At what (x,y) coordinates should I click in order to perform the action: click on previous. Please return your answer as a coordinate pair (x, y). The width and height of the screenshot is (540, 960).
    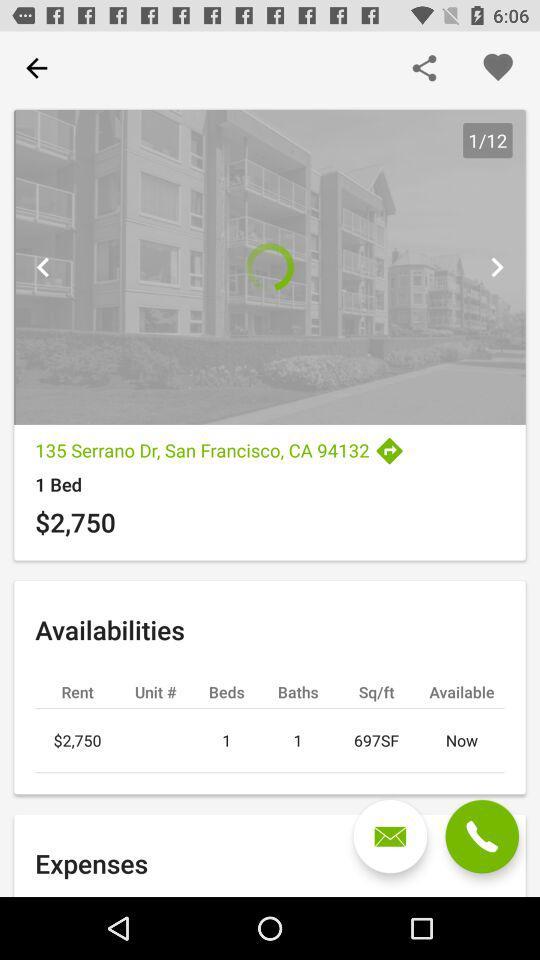
    Looking at the image, I should click on (43, 266).